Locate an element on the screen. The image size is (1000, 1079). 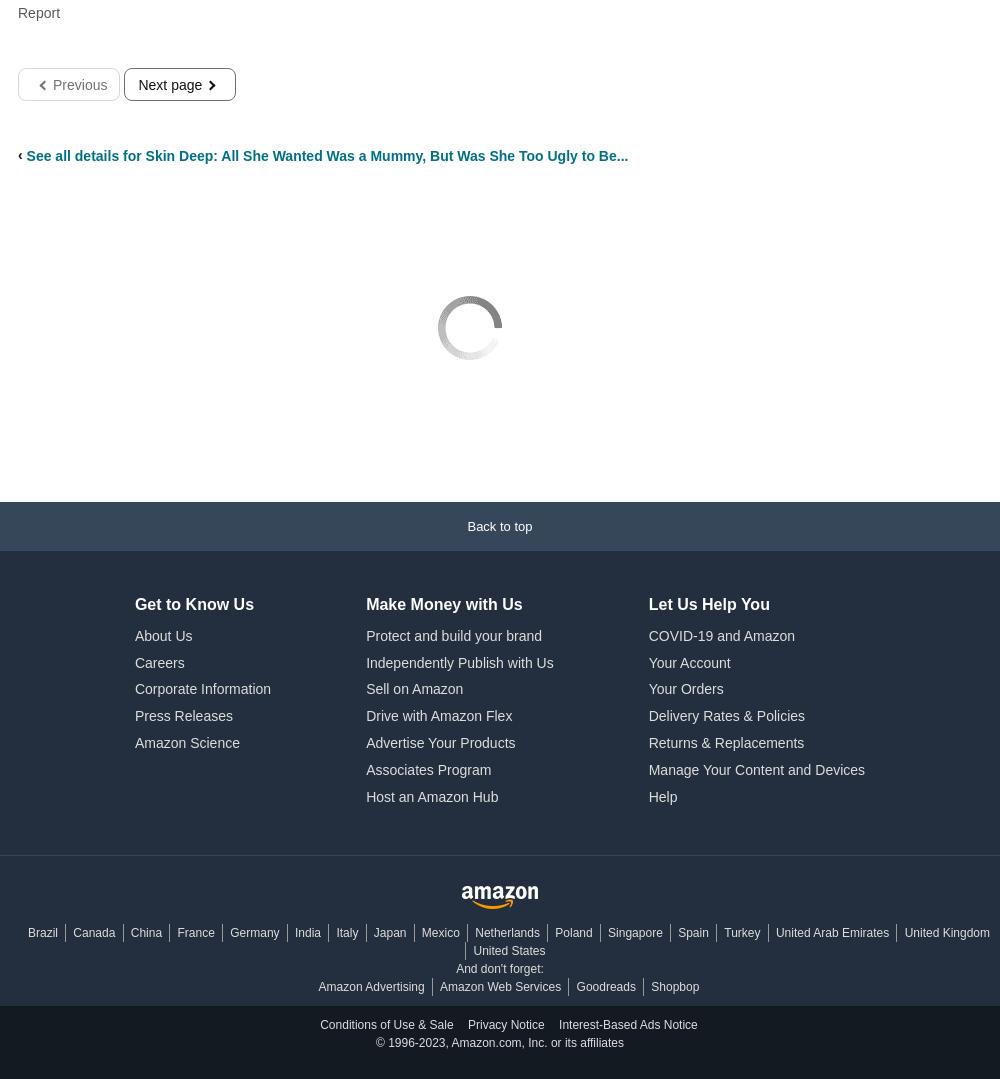
'Your Account' is located at coordinates (688, 660).